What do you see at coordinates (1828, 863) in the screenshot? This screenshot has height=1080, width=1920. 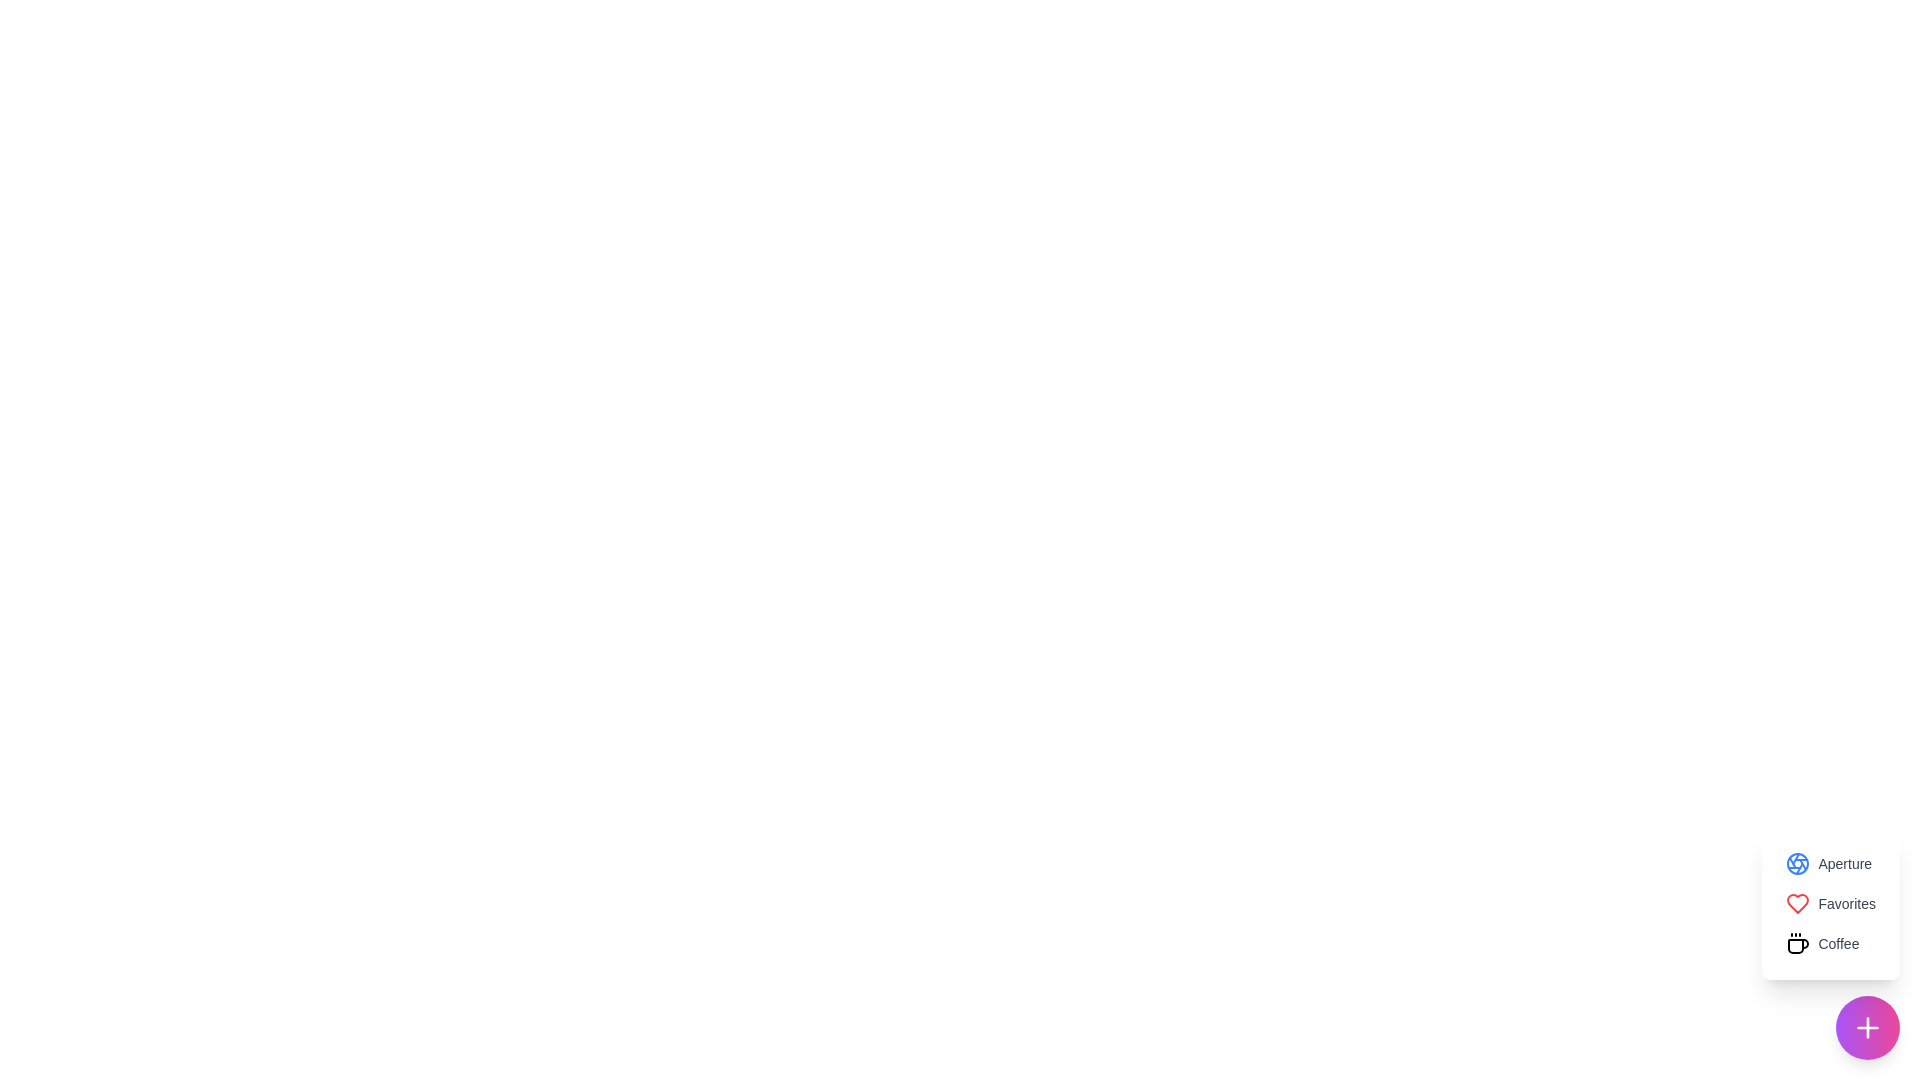 I see `the Aperture option from the menu` at bounding box center [1828, 863].